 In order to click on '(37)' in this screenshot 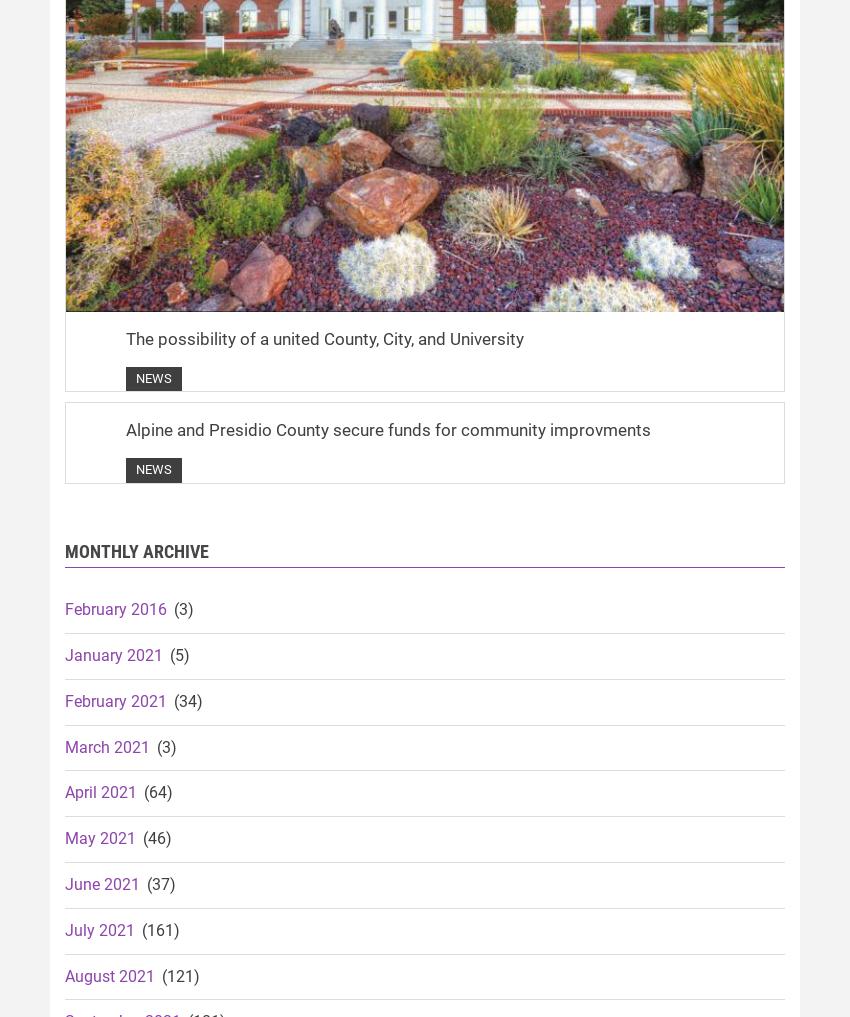, I will do `click(159, 883)`.